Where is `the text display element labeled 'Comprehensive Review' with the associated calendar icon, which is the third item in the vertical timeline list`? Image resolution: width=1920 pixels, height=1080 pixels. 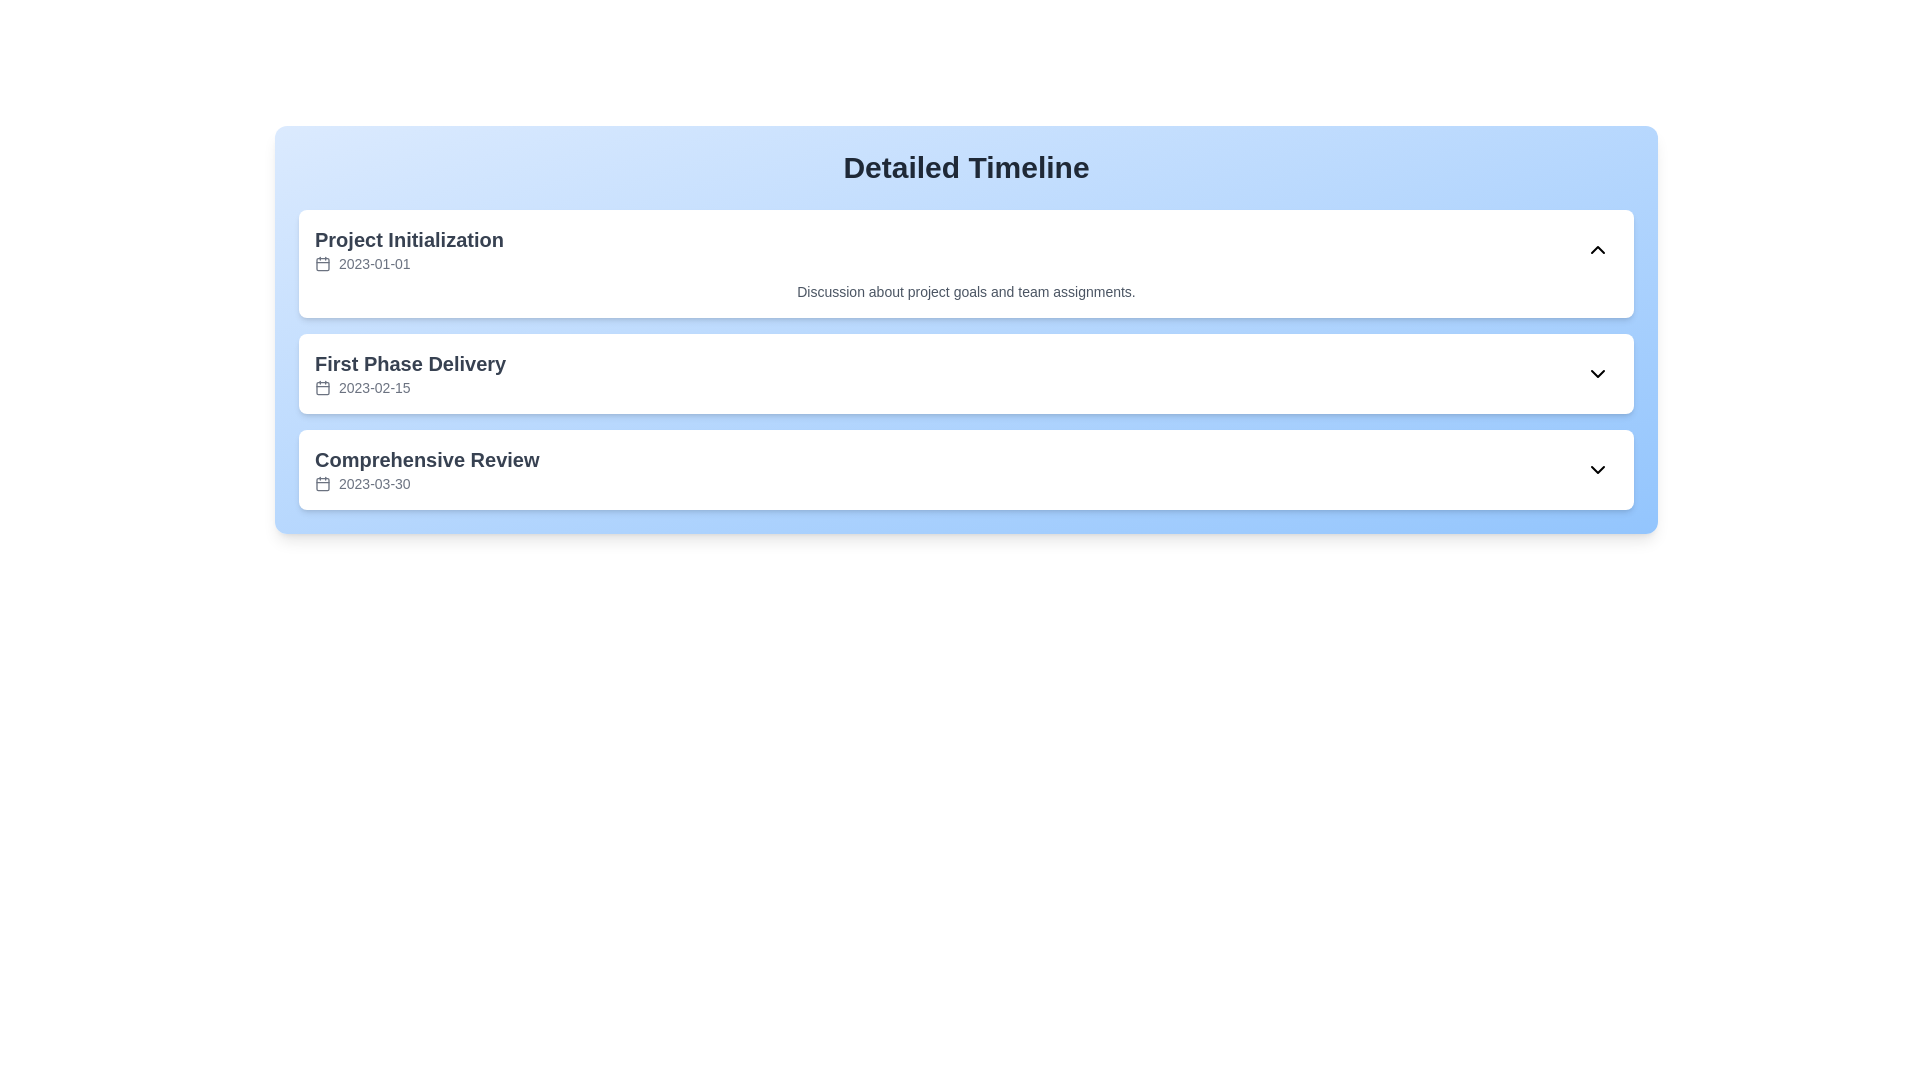 the text display element labeled 'Comprehensive Review' with the associated calendar icon, which is the third item in the vertical timeline list is located at coordinates (426, 470).